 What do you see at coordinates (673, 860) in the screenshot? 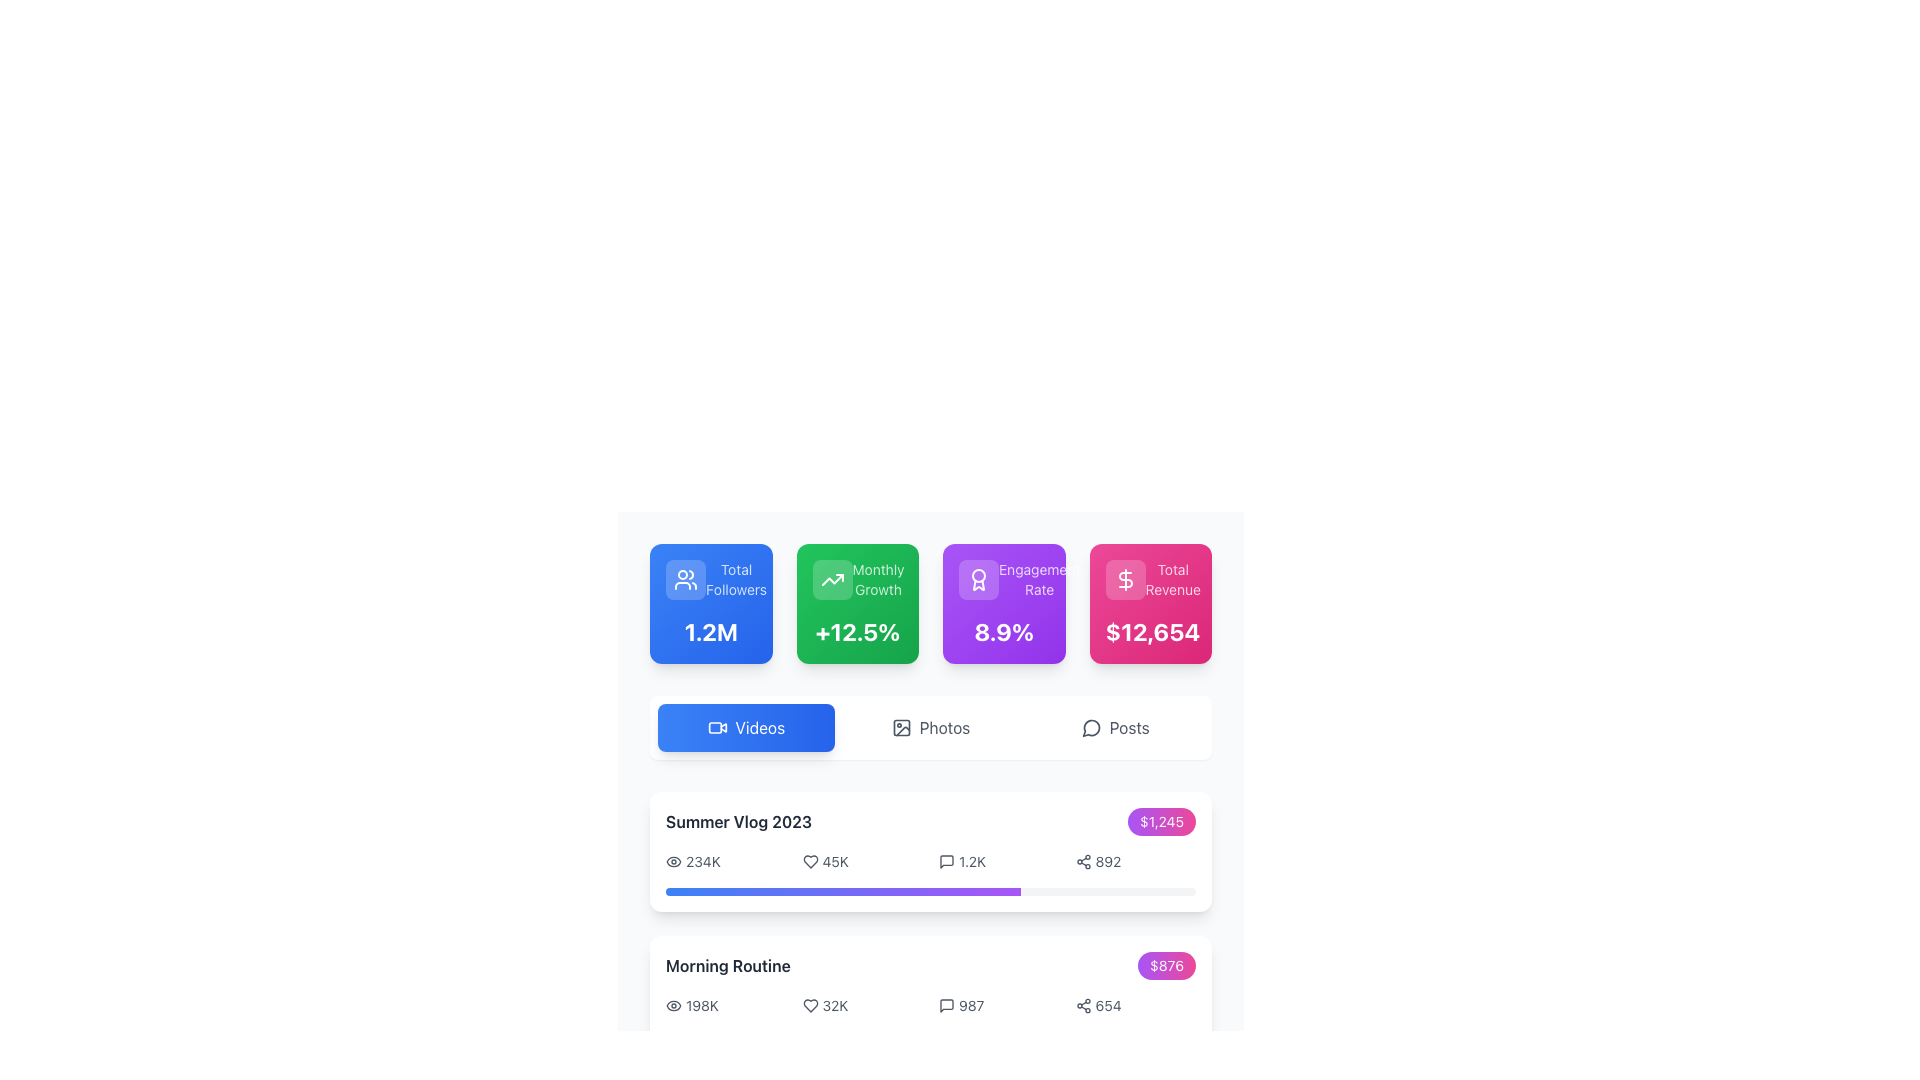
I see `the eye icon, which is a distinct dark gray minimalistic icon located to the left of the text '234K' in the first row of the 'Summer Vlog 2023' card under the 'Videos' tab` at bounding box center [673, 860].